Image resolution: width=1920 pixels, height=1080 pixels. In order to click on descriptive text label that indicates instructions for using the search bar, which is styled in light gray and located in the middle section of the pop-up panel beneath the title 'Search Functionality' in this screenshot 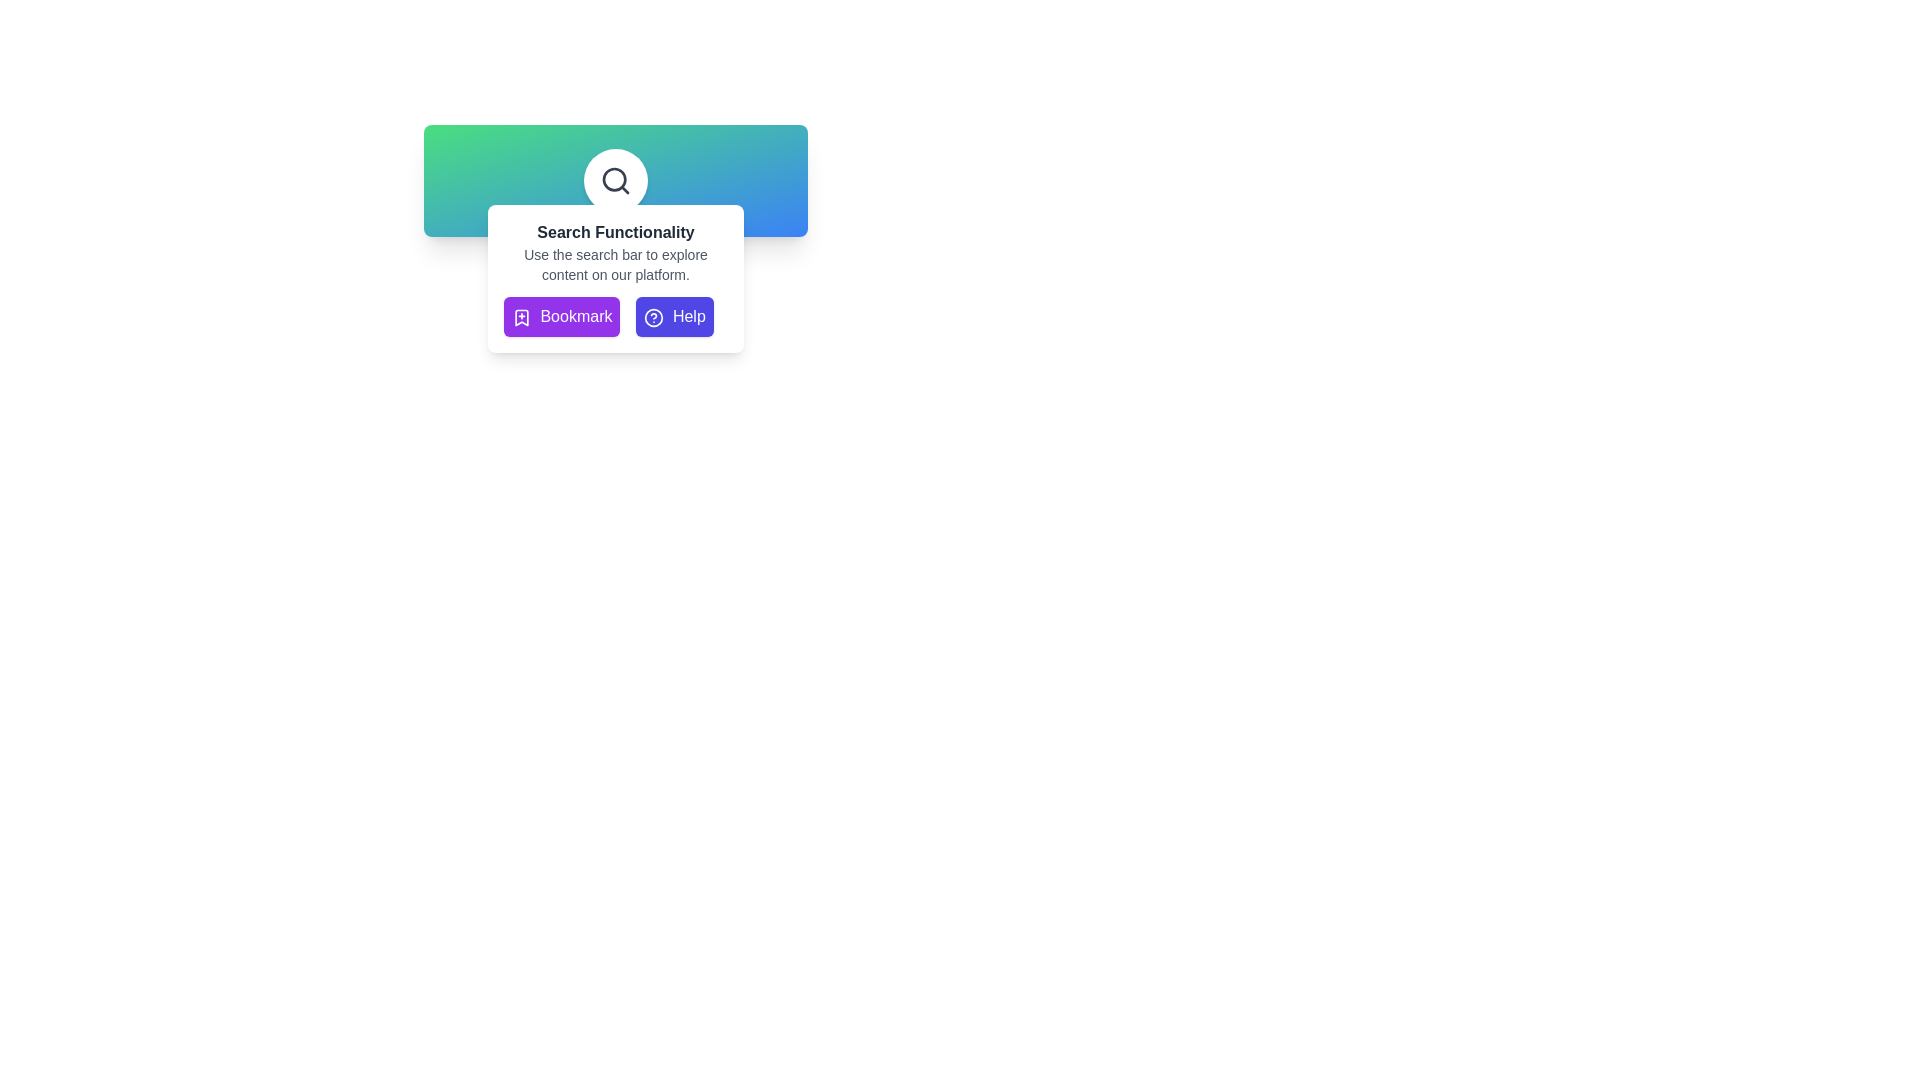, I will do `click(614, 264)`.